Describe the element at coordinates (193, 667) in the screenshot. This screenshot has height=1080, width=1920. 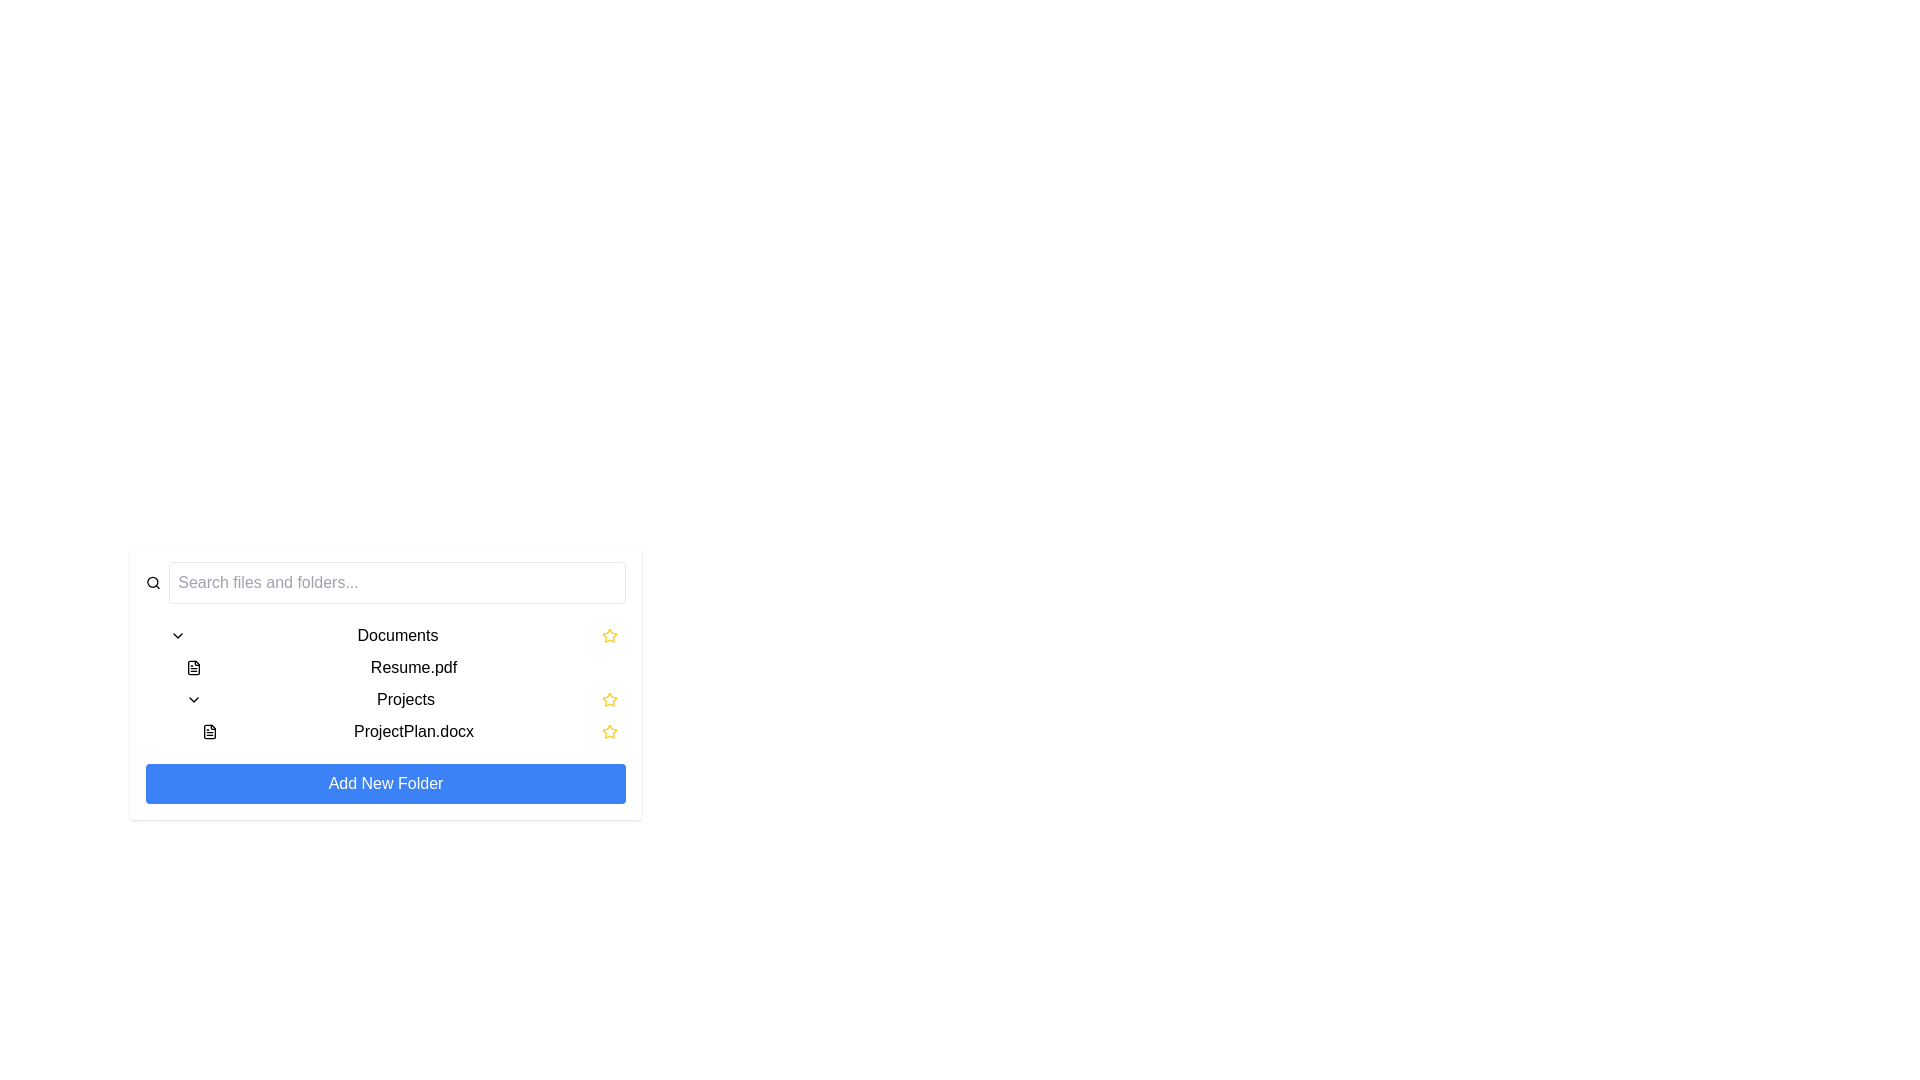
I see `the file icon representing 'Resume.pdf'` at that location.